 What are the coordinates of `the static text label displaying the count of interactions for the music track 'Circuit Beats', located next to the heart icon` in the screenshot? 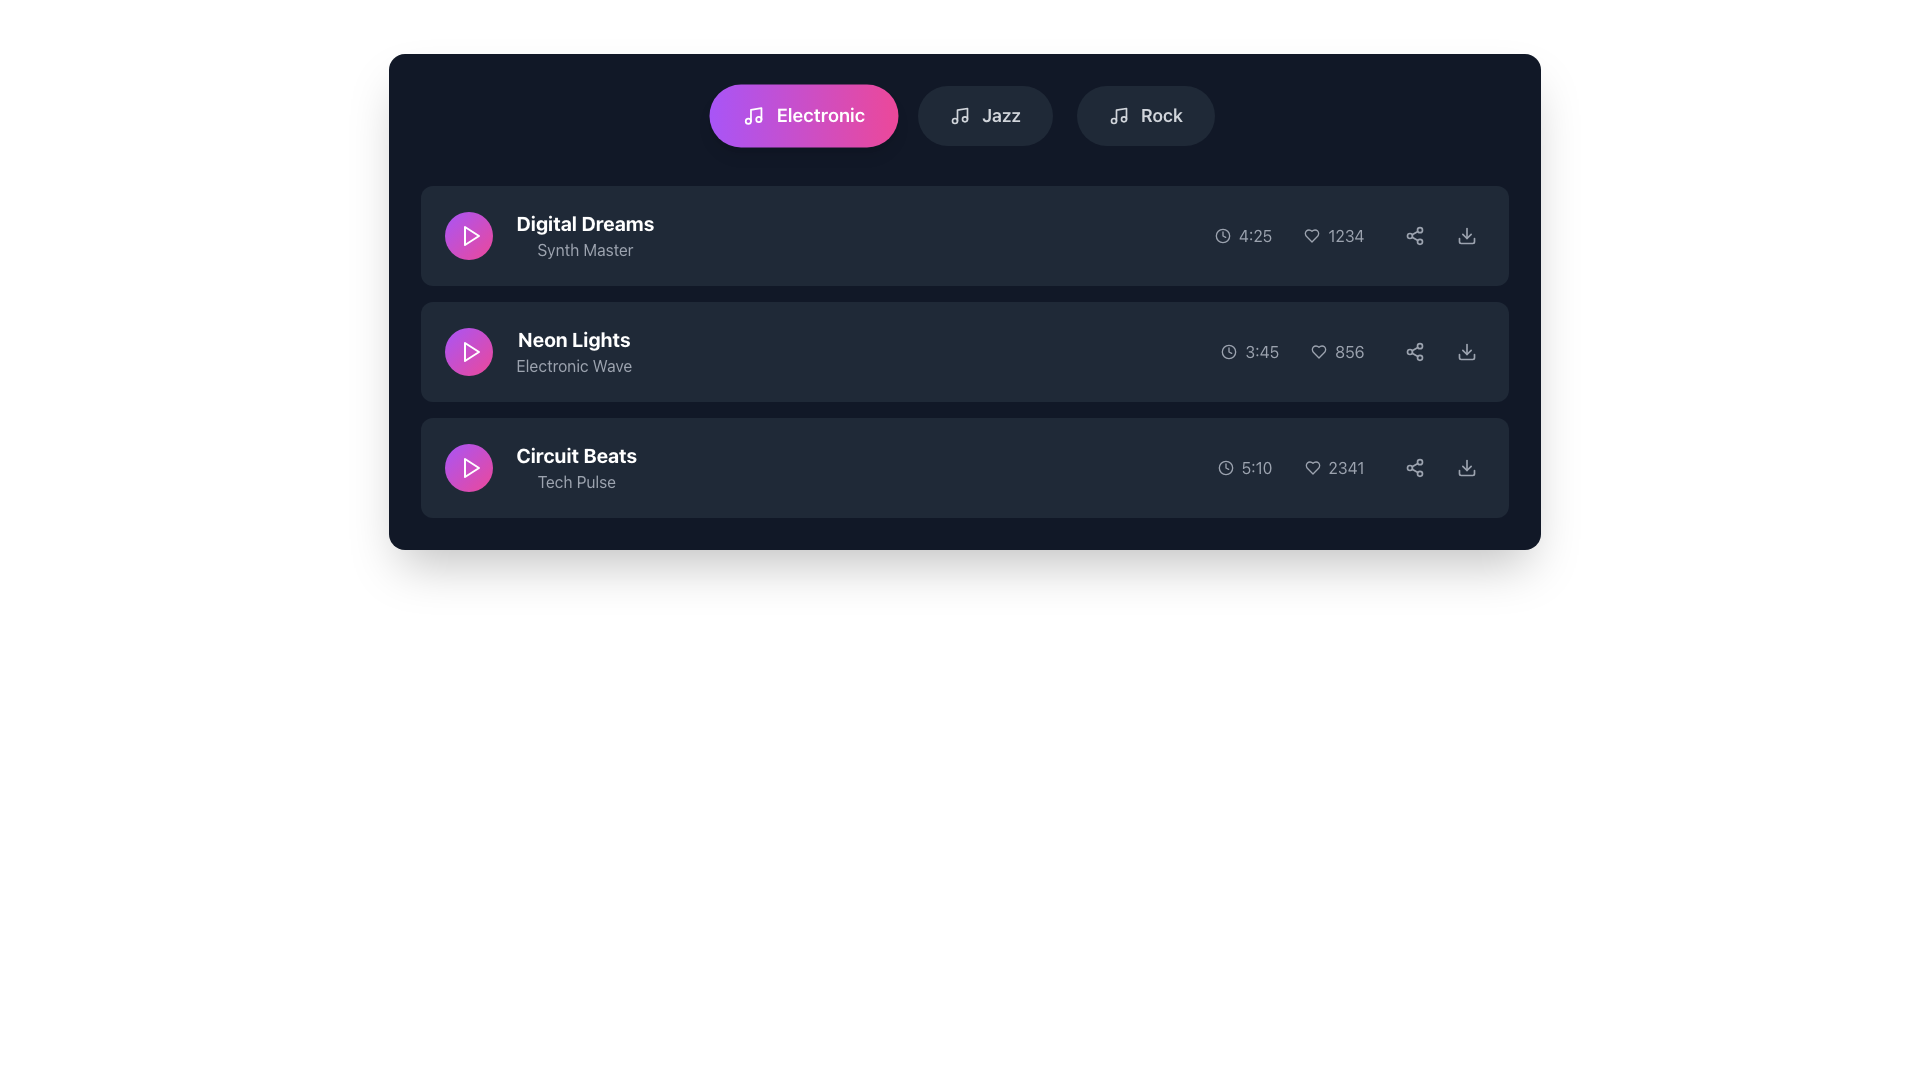 It's located at (1346, 467).